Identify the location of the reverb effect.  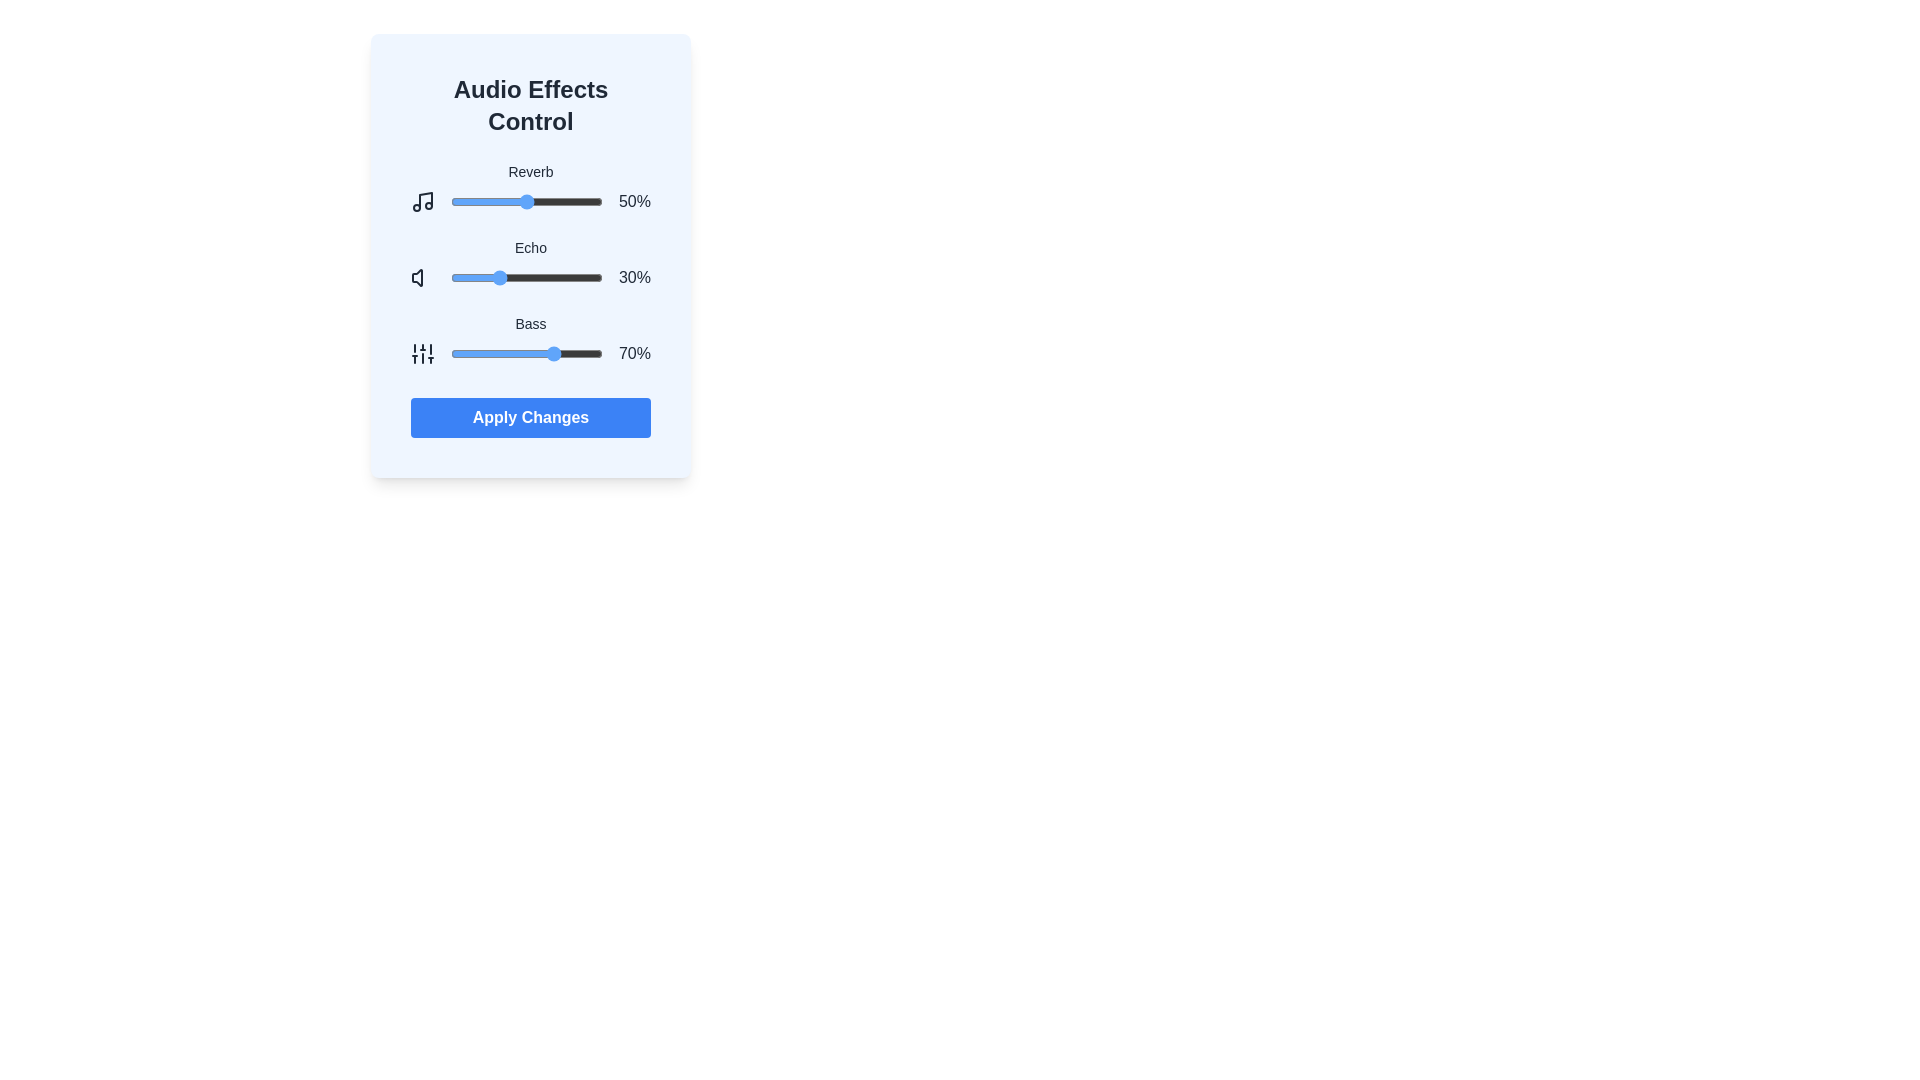
(523, 201).